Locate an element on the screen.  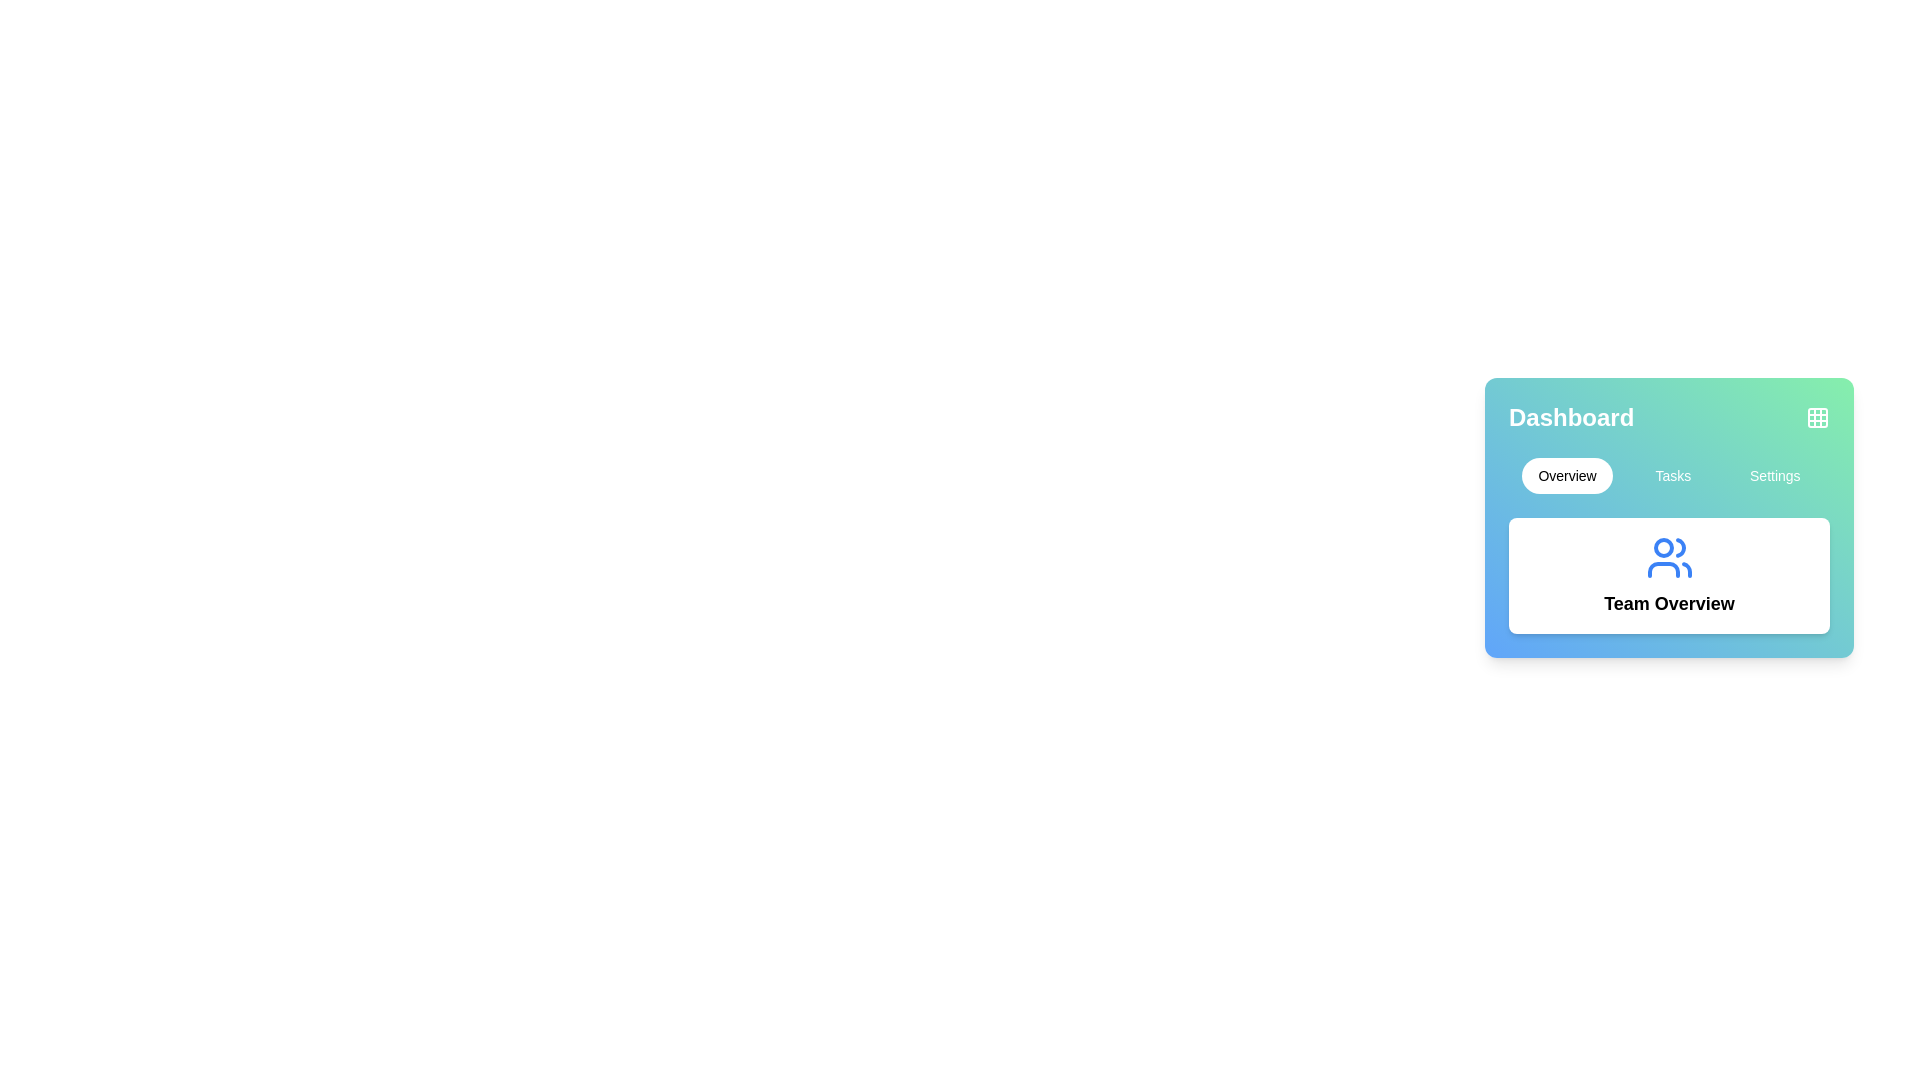
the small circular graphic element located at the upper central part of the group icon within the 'Team Overview' dashboard card is located at coordinates (1663, 547).